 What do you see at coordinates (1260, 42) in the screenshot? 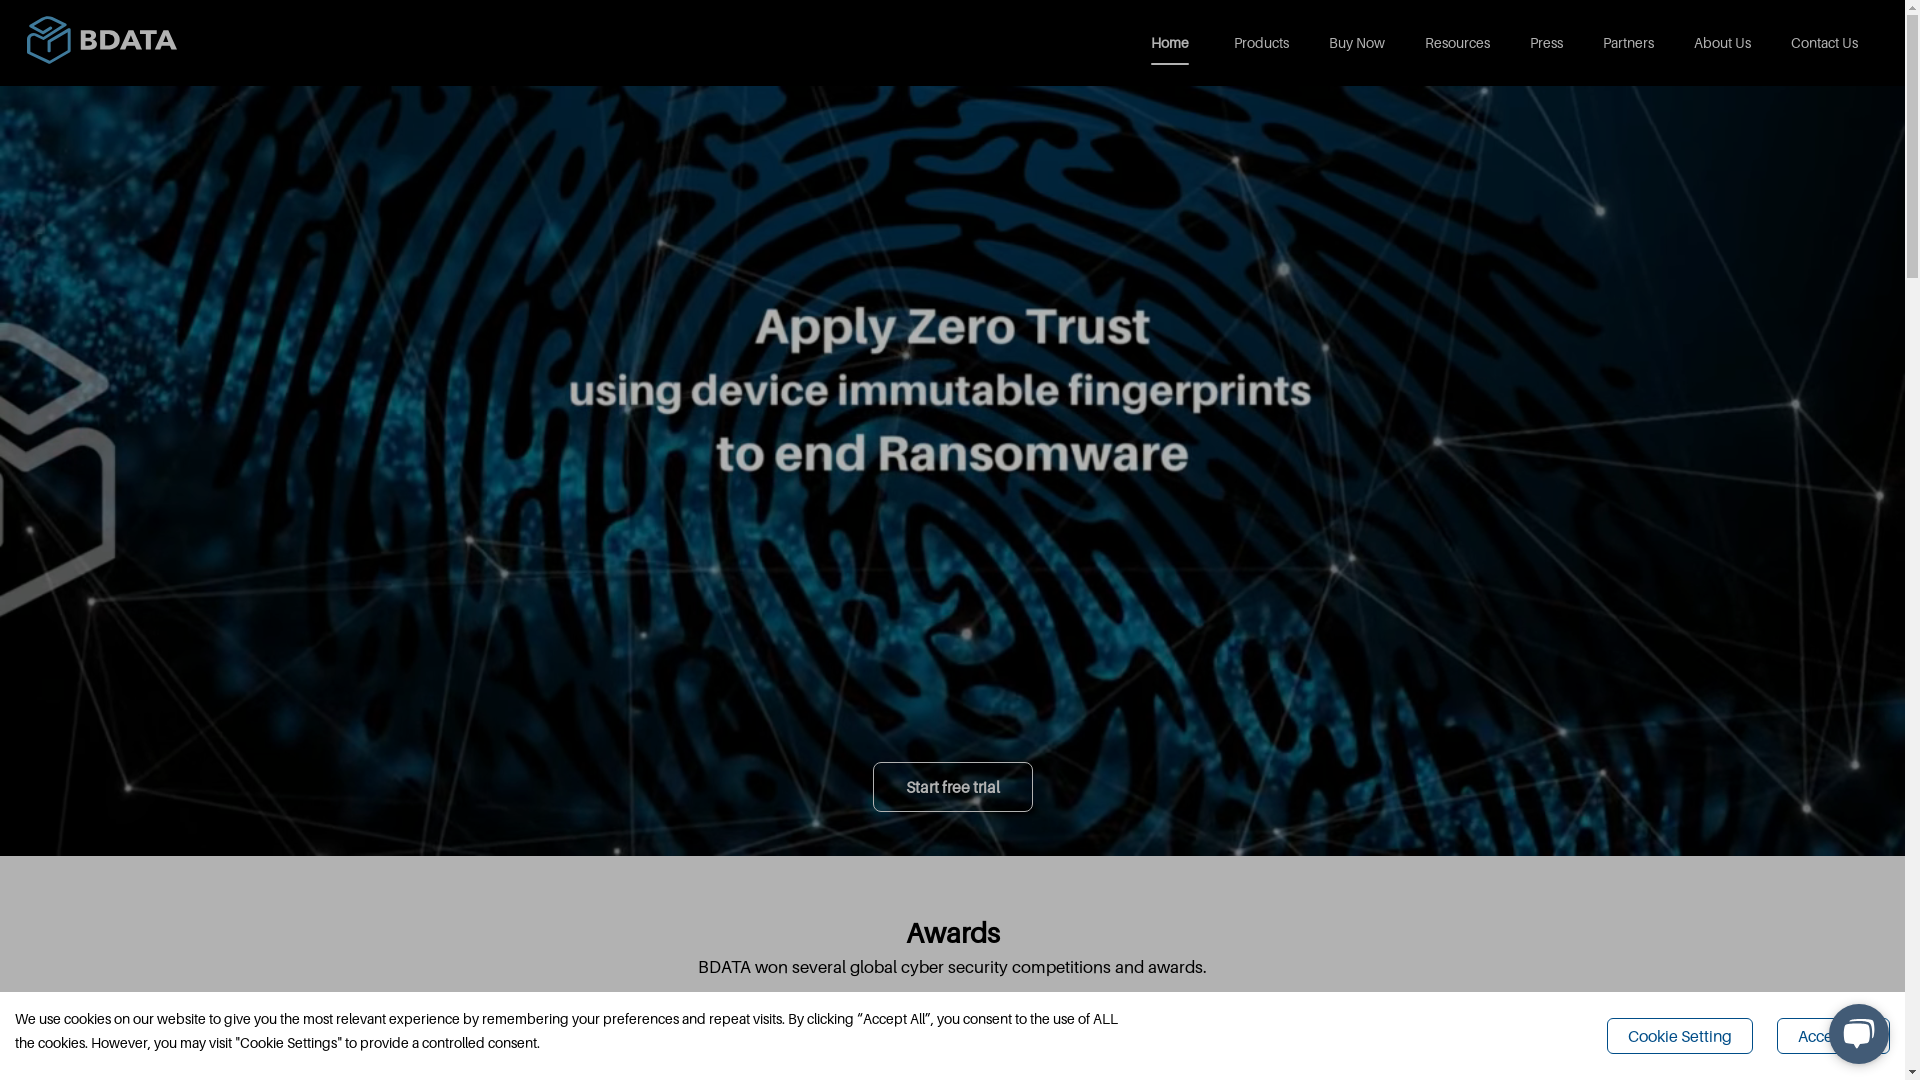
I see `'Products'` at bounding box center [1260, 42].